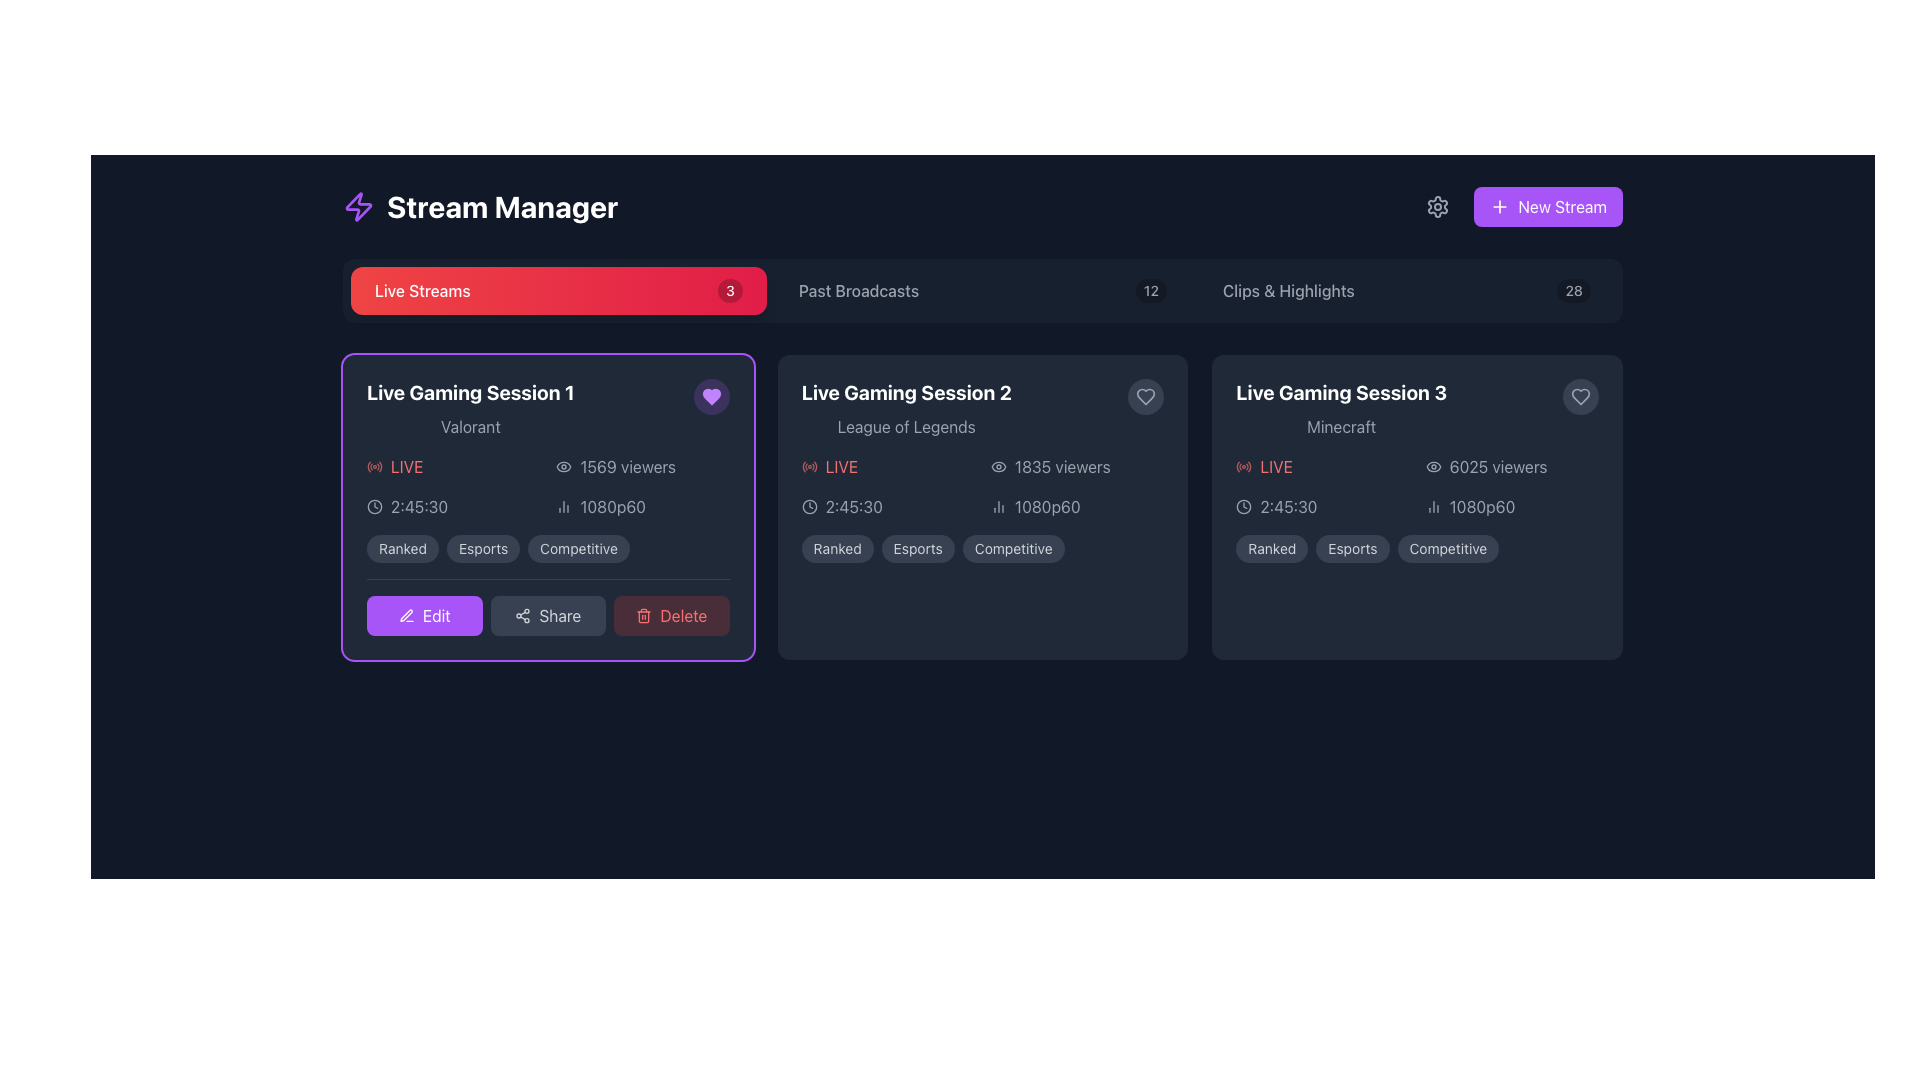 The width and height of the screenshot is (1920, 1080). Describe the element at coordinates (418, 505) in the screenshot. I see `displayed total elapsed time of the live gaming session in the first card labeled 'Live Gaming Session 1', located to the right of the small clock icon and above the resolution indicator ('1080p60')` at that location.